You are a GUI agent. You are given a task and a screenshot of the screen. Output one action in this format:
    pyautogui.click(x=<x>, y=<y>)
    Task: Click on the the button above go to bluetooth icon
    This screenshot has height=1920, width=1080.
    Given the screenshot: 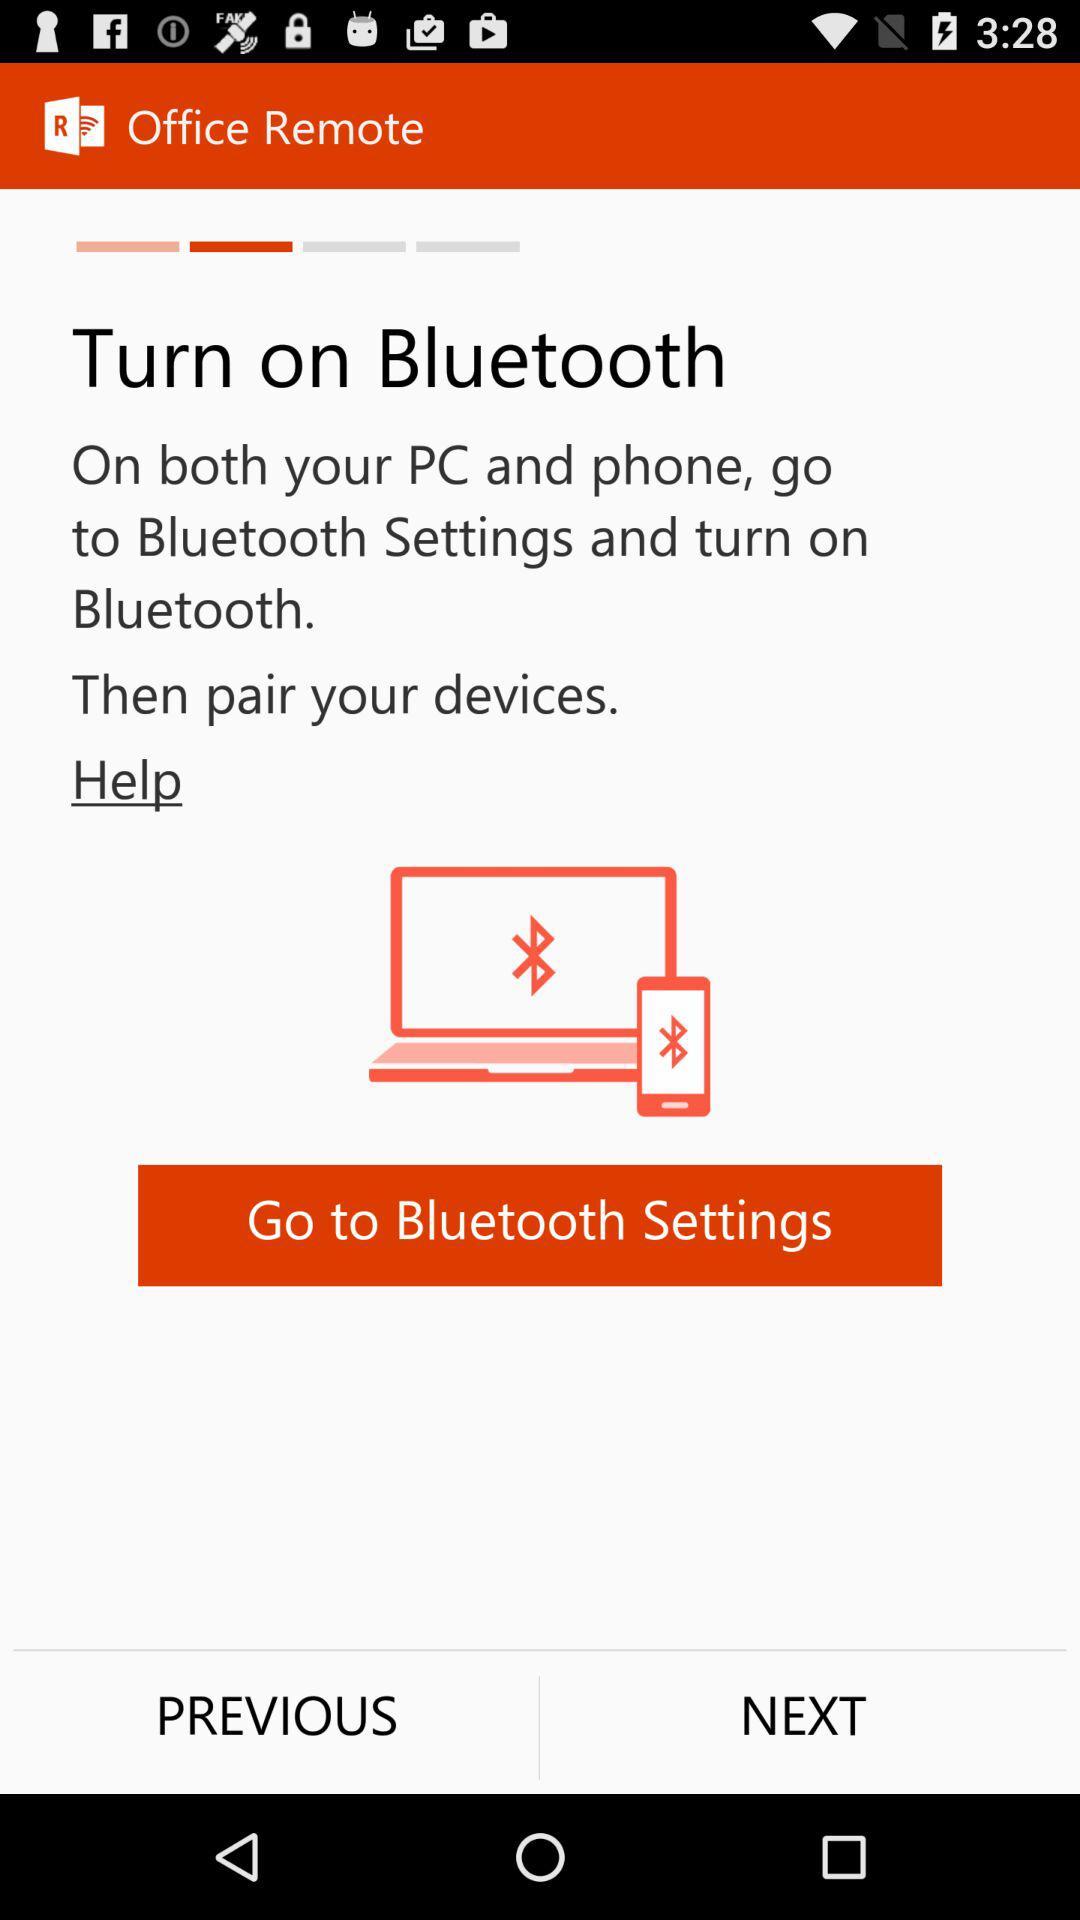 What is the action you would take?
    pyautogui.click(x=91, y=777)
    